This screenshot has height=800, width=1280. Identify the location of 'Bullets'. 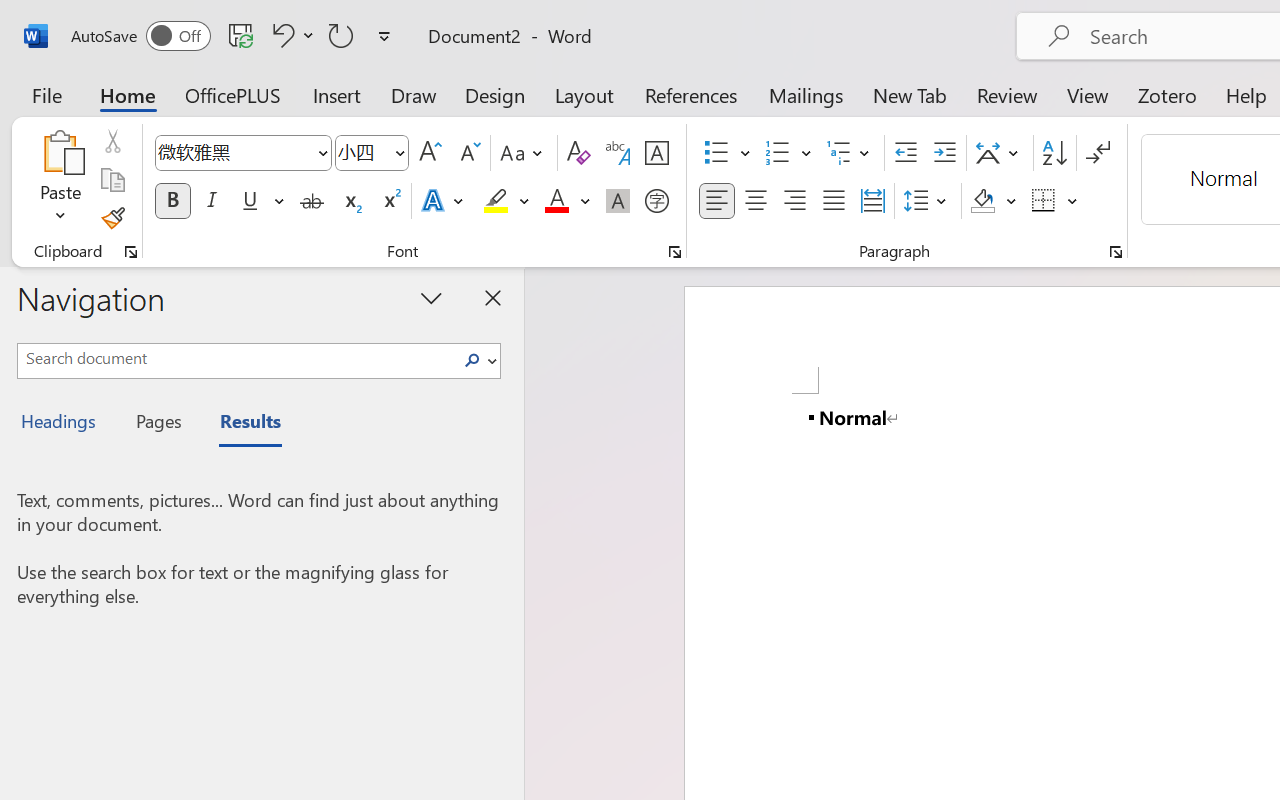
(726, 153).